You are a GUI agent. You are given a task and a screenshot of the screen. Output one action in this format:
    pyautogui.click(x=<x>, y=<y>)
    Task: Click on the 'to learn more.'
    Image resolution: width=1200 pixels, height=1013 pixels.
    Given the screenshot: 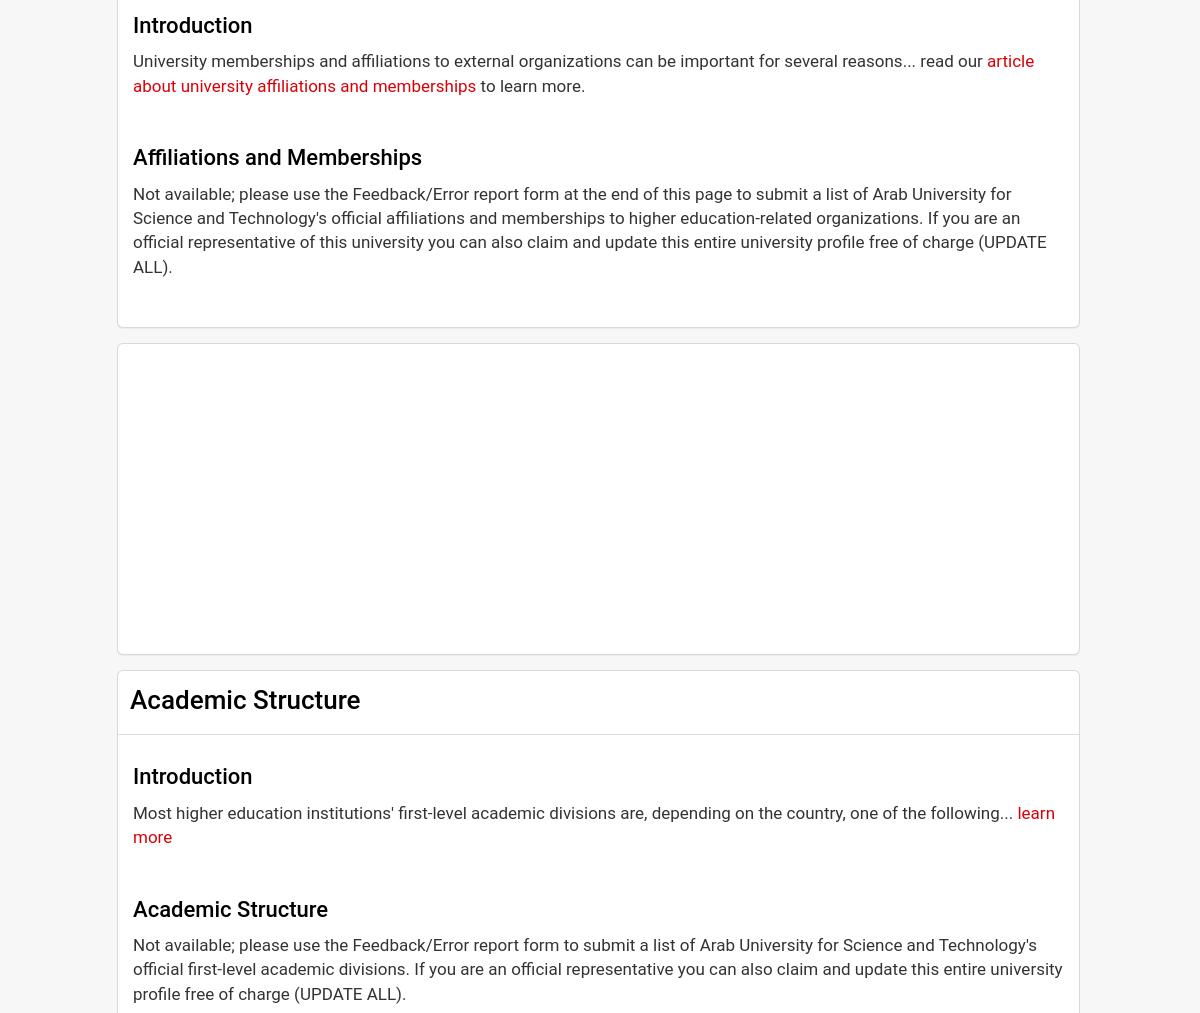 What is the action you would take?
    pyautogui.click(x=529, y=83)
    